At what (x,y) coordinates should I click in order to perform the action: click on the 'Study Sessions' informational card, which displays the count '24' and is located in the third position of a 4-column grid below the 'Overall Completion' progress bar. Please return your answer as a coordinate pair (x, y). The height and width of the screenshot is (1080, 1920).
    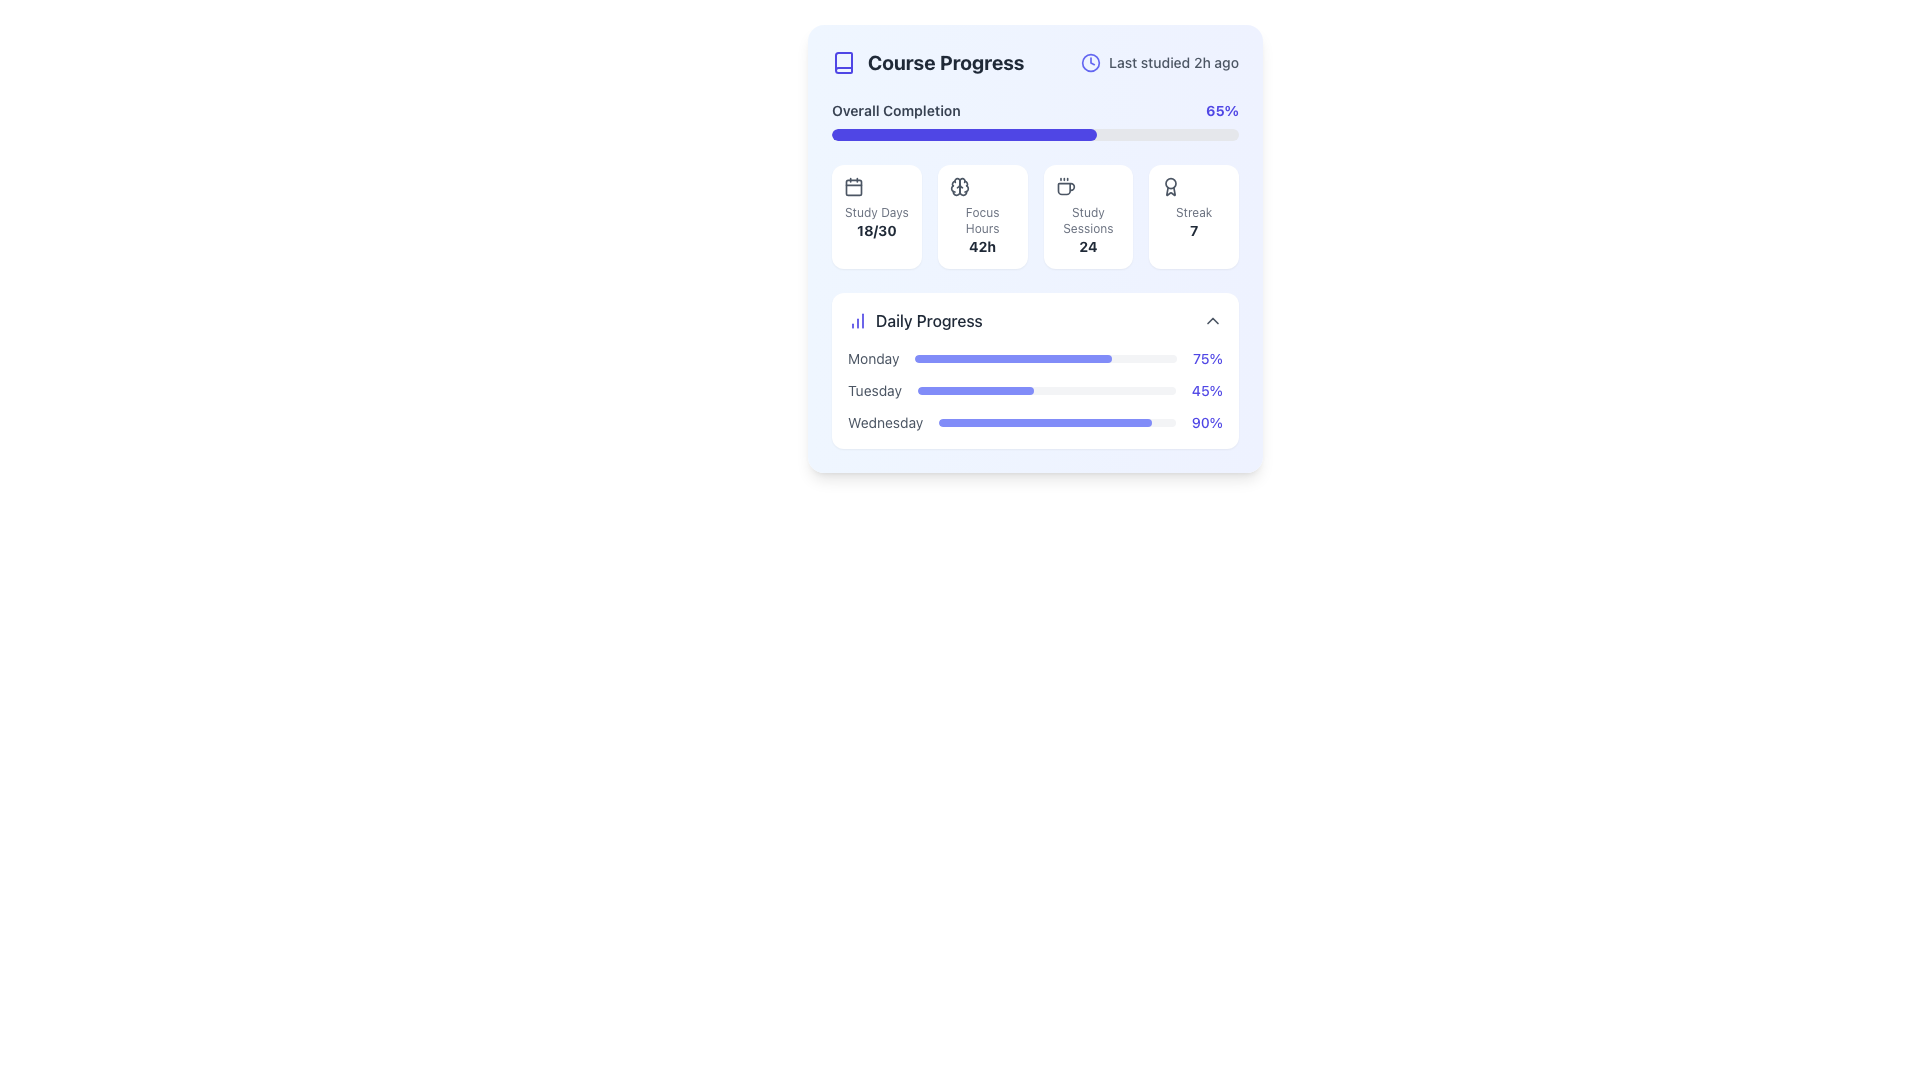
    Looking at the image, I should click on (1087, 216).